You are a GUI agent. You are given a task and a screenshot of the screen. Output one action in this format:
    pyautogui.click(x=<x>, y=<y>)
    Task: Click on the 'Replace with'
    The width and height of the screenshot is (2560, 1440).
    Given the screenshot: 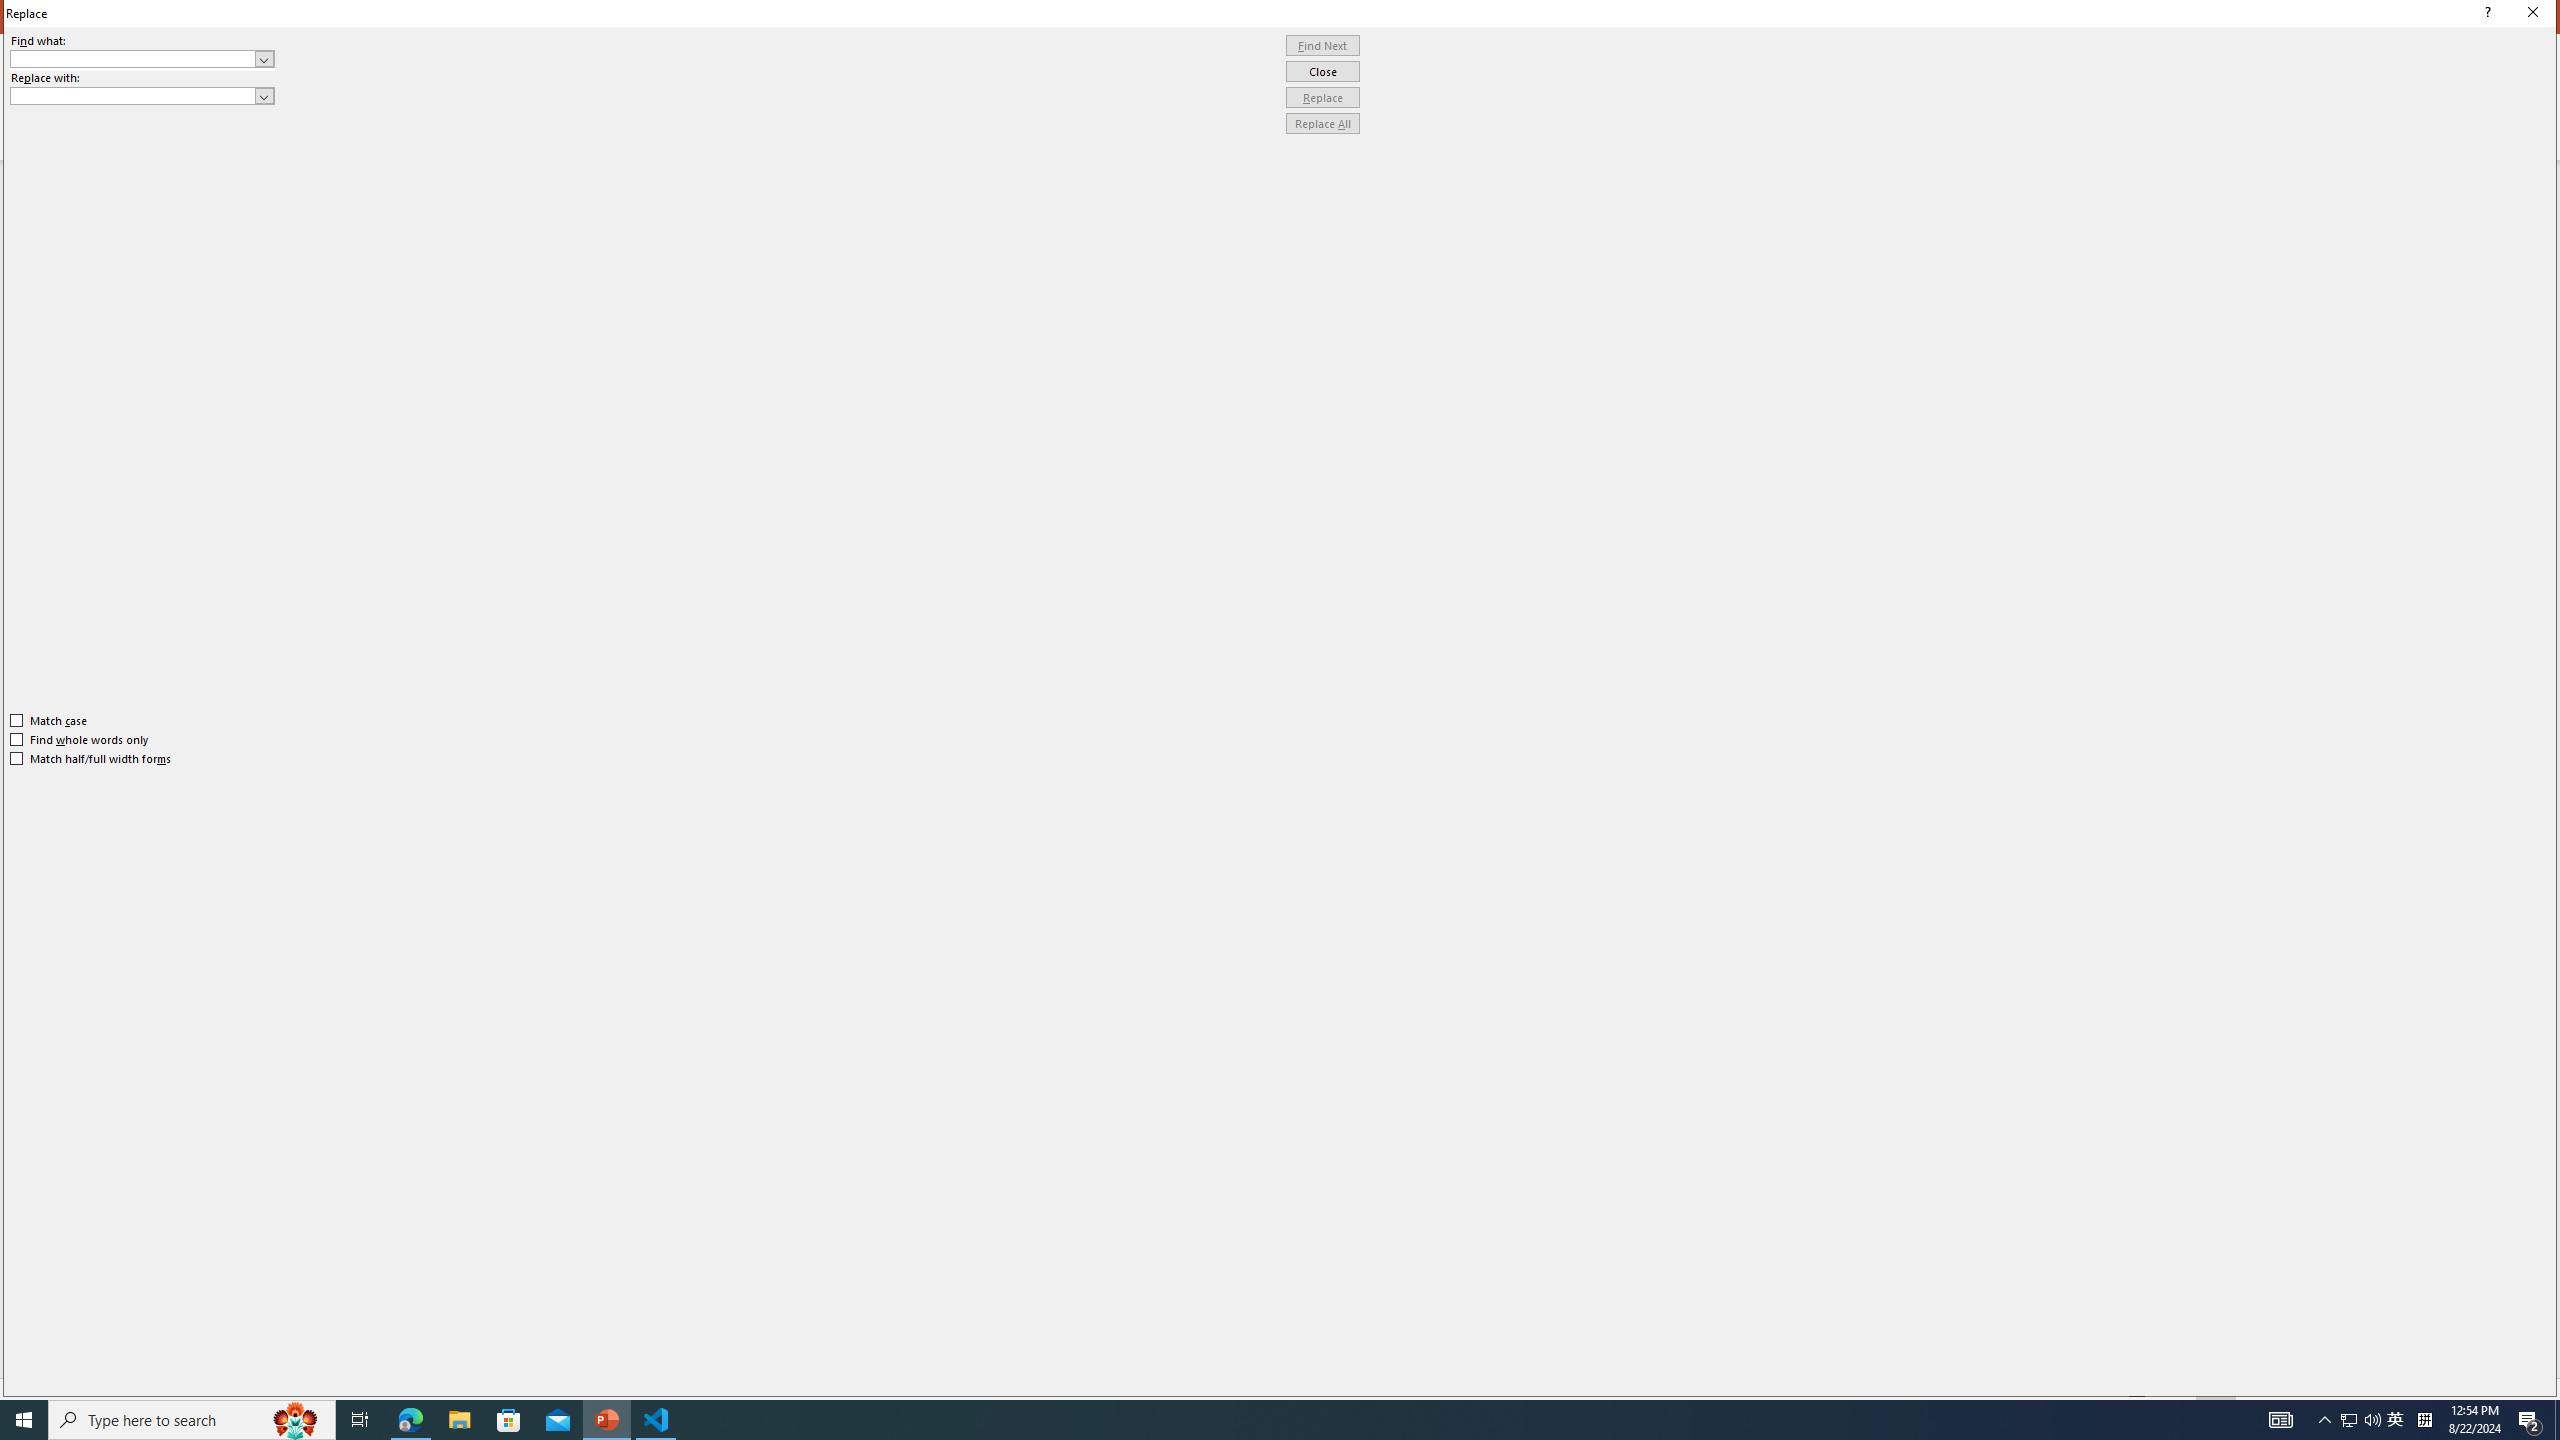 What is the action you would take?
    pyautogui.click(x=133, y=95)
    